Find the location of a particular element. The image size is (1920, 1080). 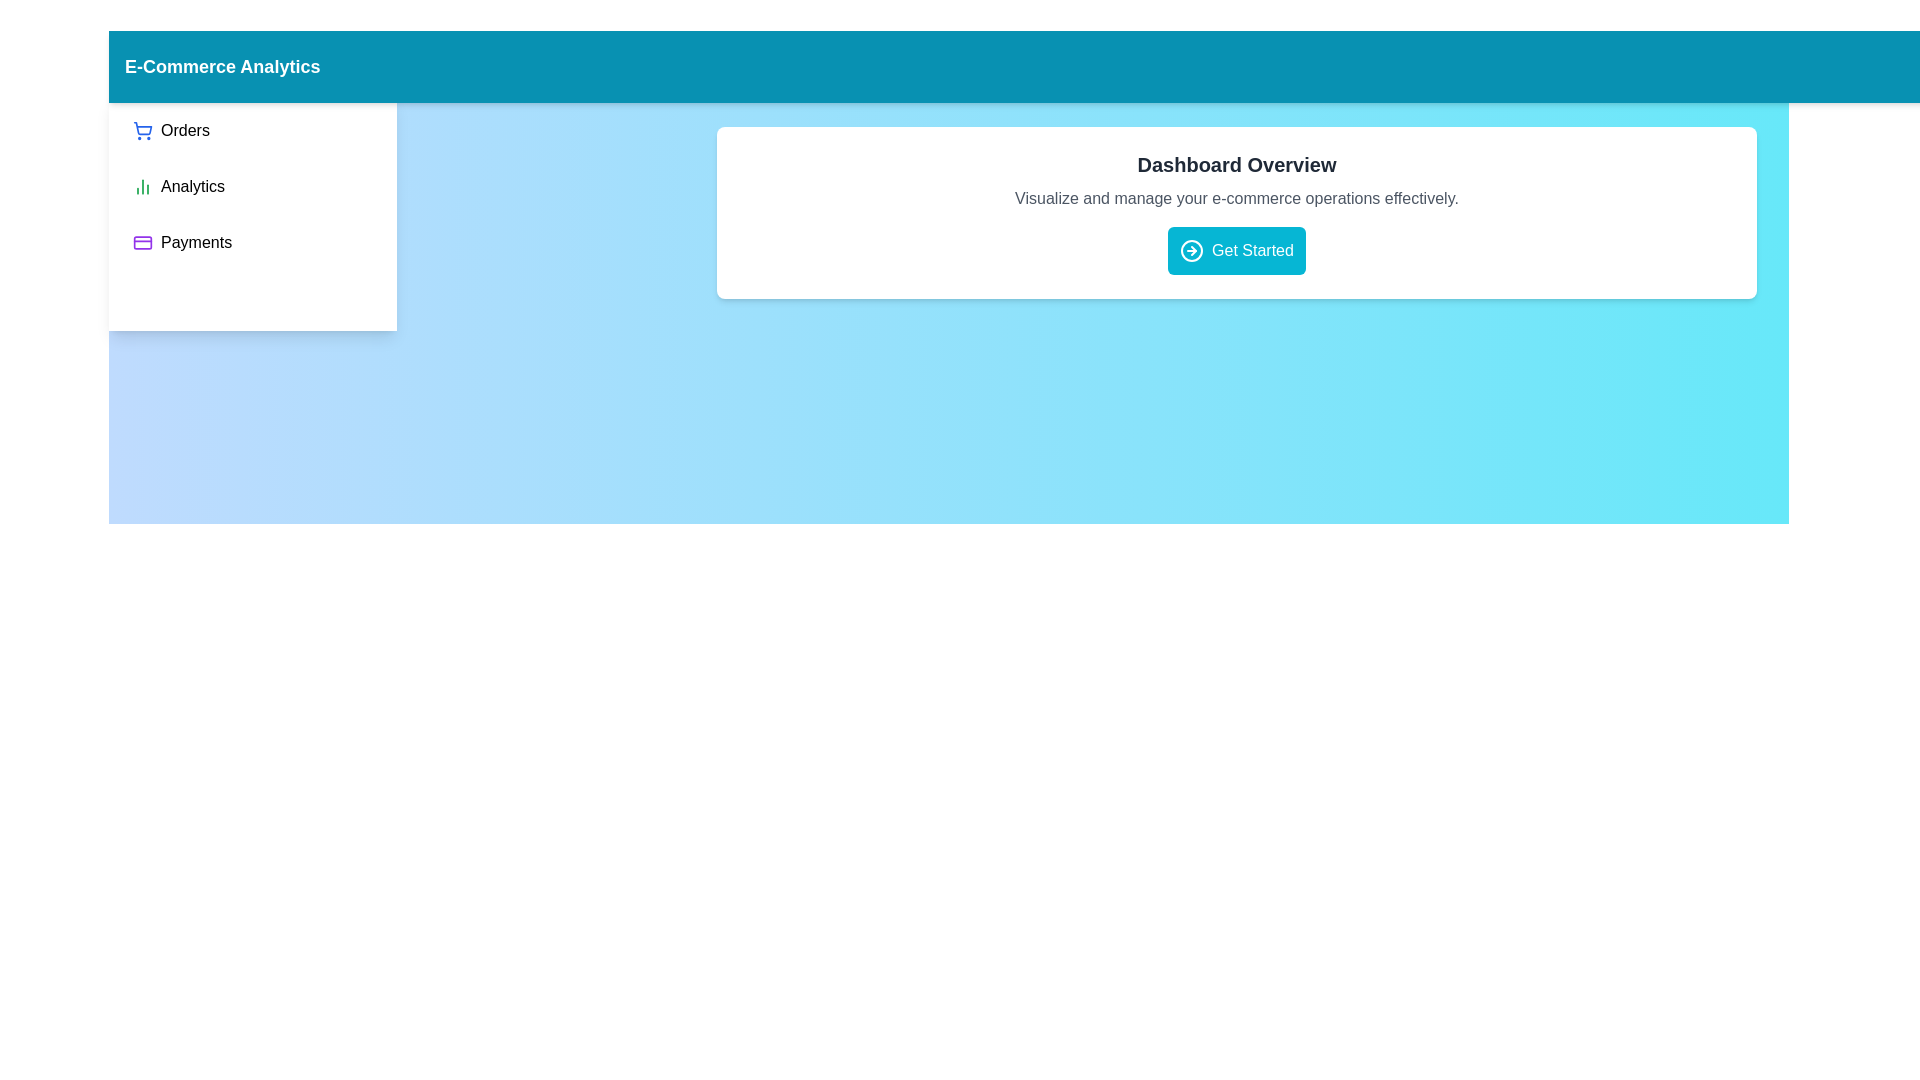

text label located at the top-left corner of the header section to understand the application's focus is located at coordinates (222, 65).